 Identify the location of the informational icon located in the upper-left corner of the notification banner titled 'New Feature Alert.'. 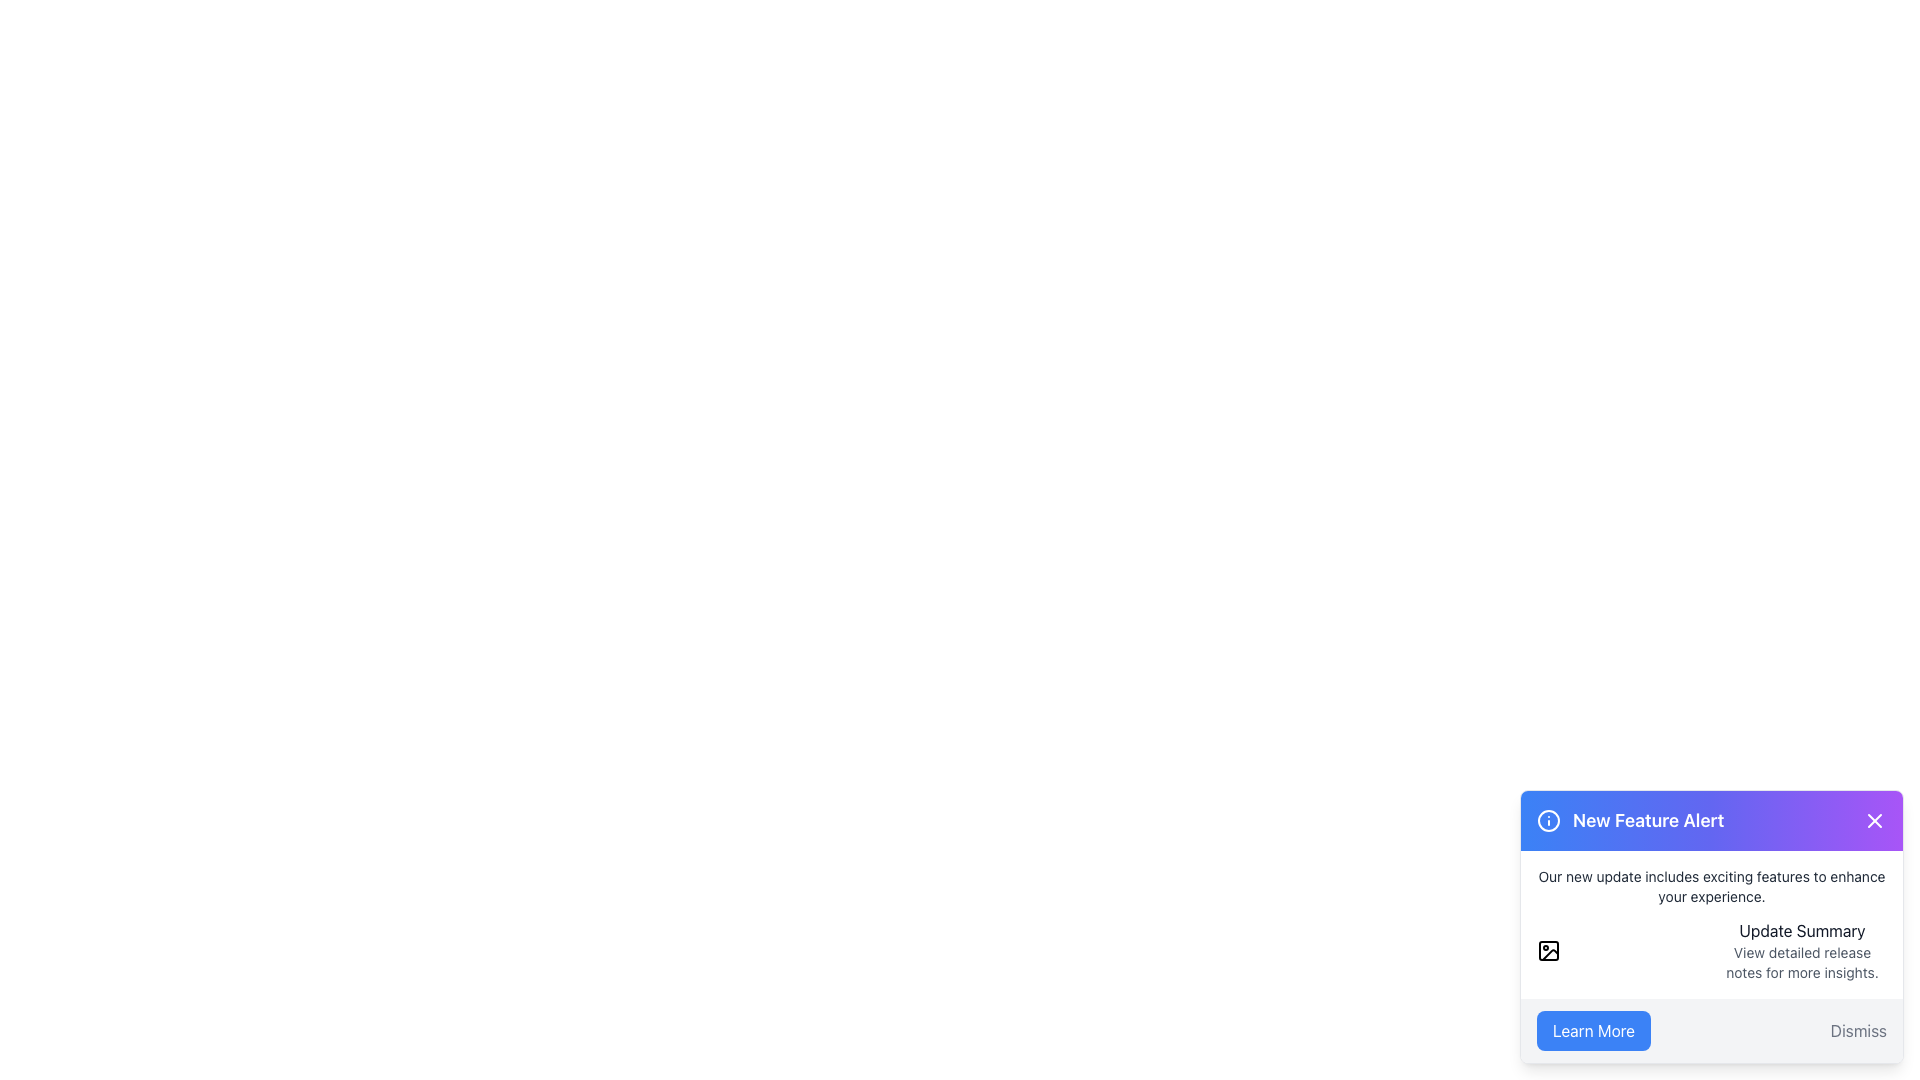
(1548, 821).